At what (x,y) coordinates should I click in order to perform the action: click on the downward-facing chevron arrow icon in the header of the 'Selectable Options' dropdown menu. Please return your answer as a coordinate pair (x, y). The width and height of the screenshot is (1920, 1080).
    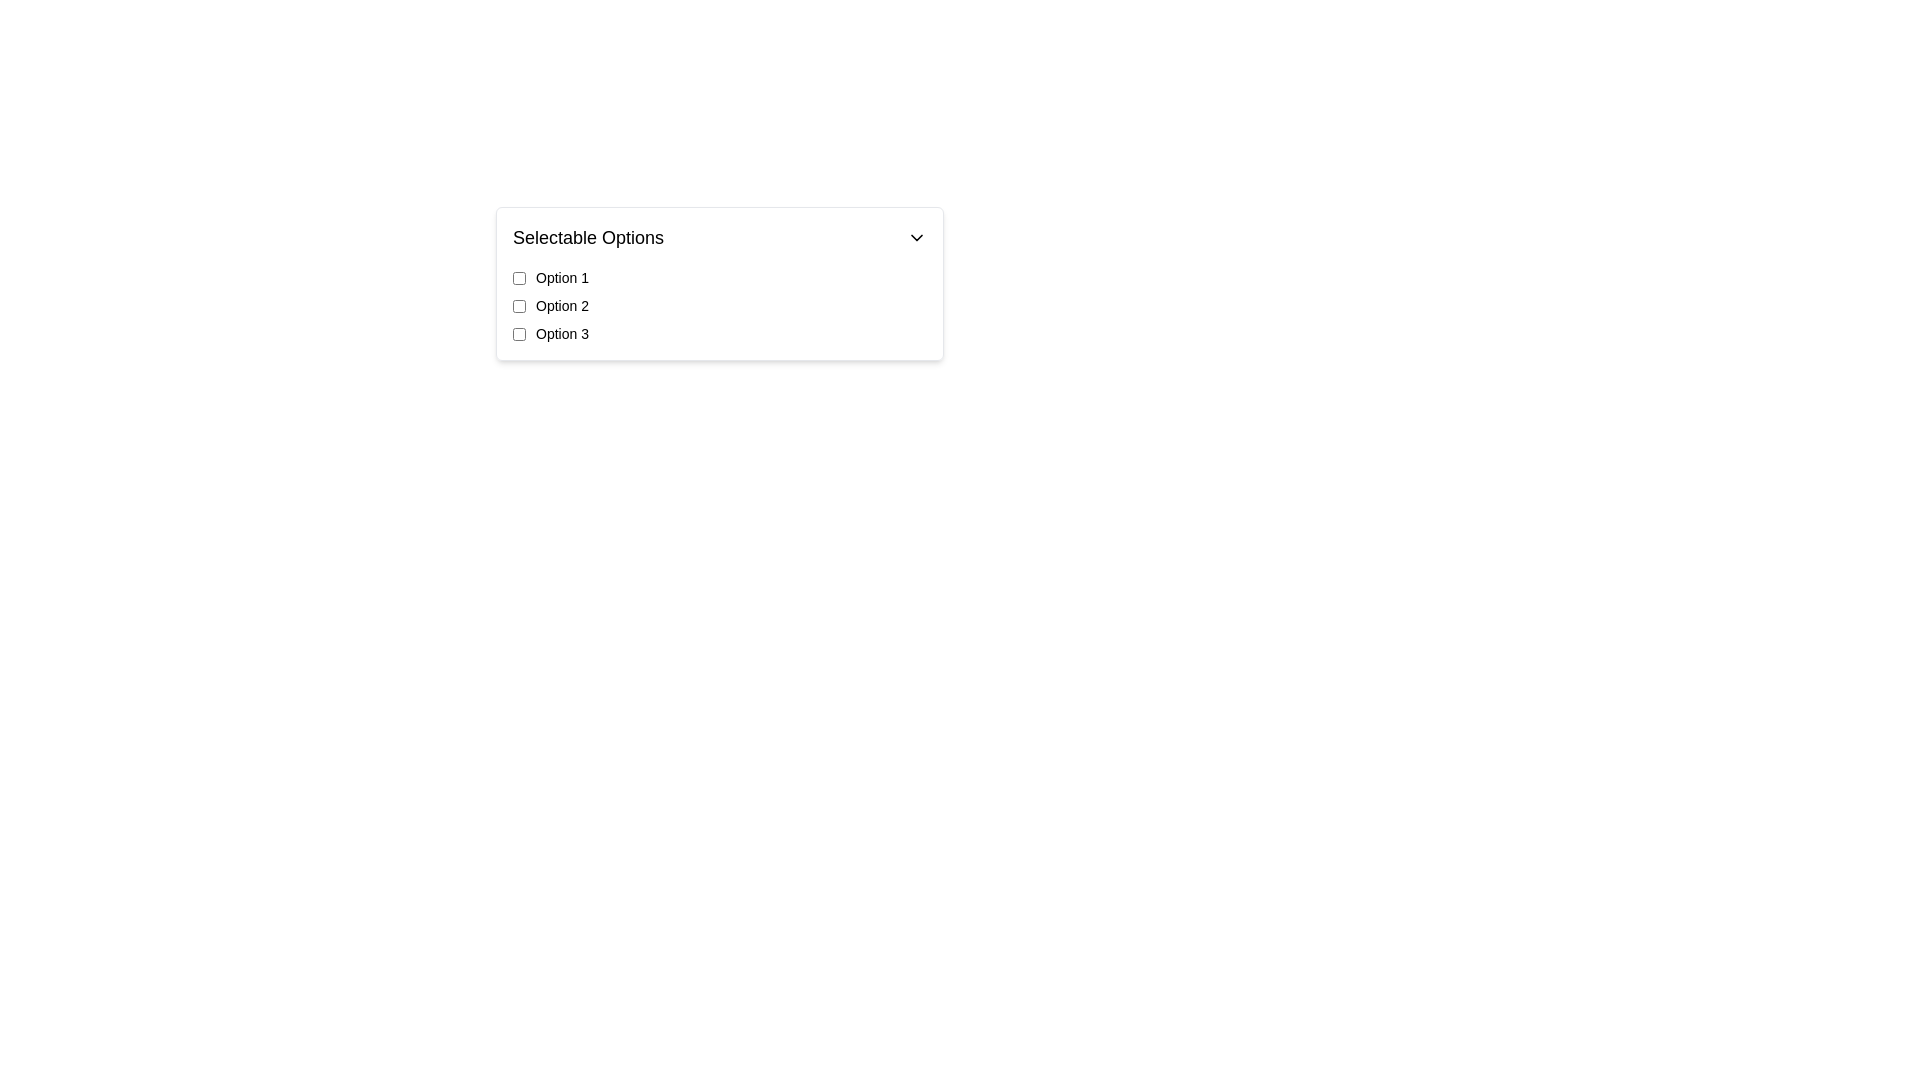
    Looking at the image, I should click on (915, 237).